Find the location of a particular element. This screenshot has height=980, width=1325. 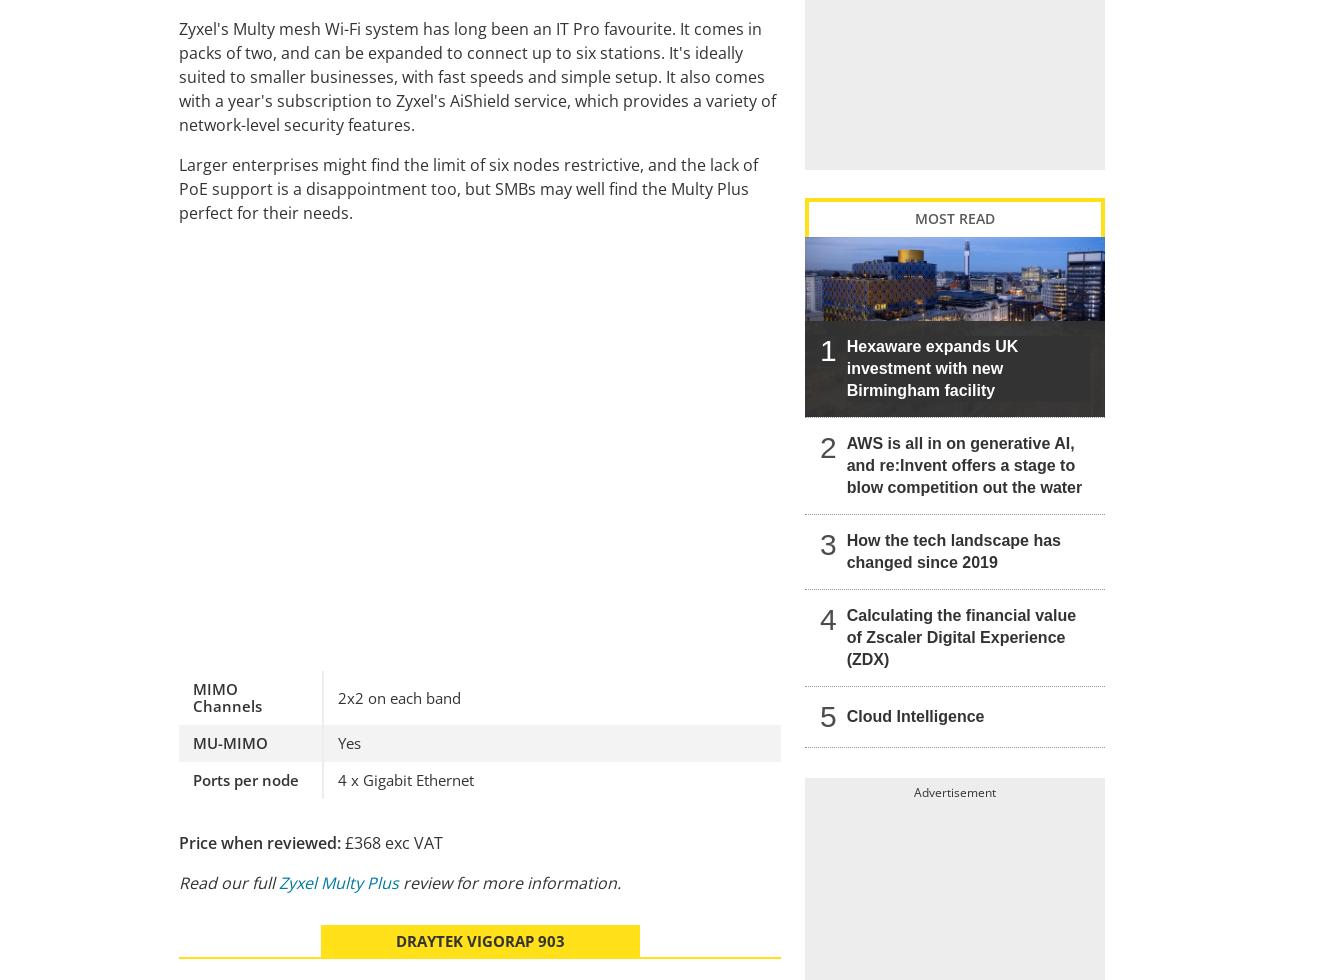

'Advertisement' is located at coordinates (954, 791).